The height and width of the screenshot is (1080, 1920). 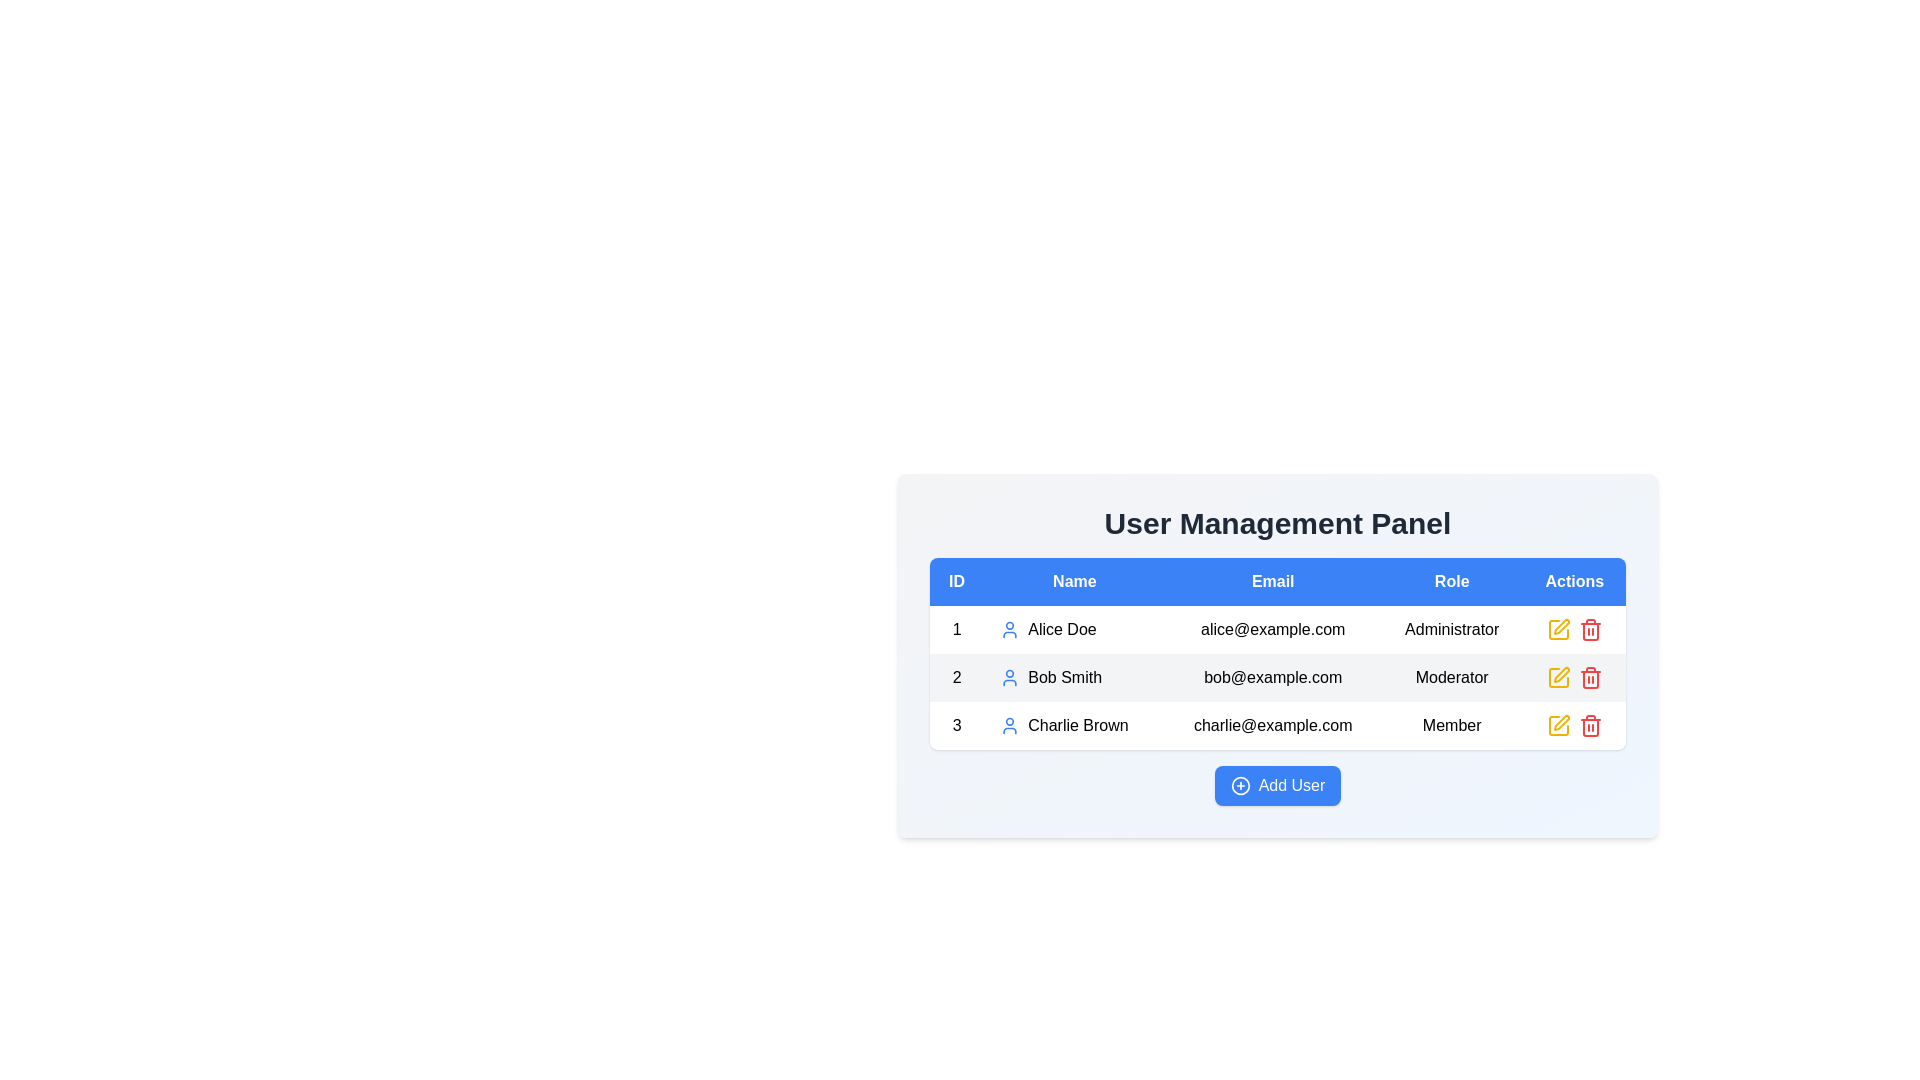 I want to click on the 'Add User' button which contains the blue circled plus sign icon, so click(x=1239, y=785).